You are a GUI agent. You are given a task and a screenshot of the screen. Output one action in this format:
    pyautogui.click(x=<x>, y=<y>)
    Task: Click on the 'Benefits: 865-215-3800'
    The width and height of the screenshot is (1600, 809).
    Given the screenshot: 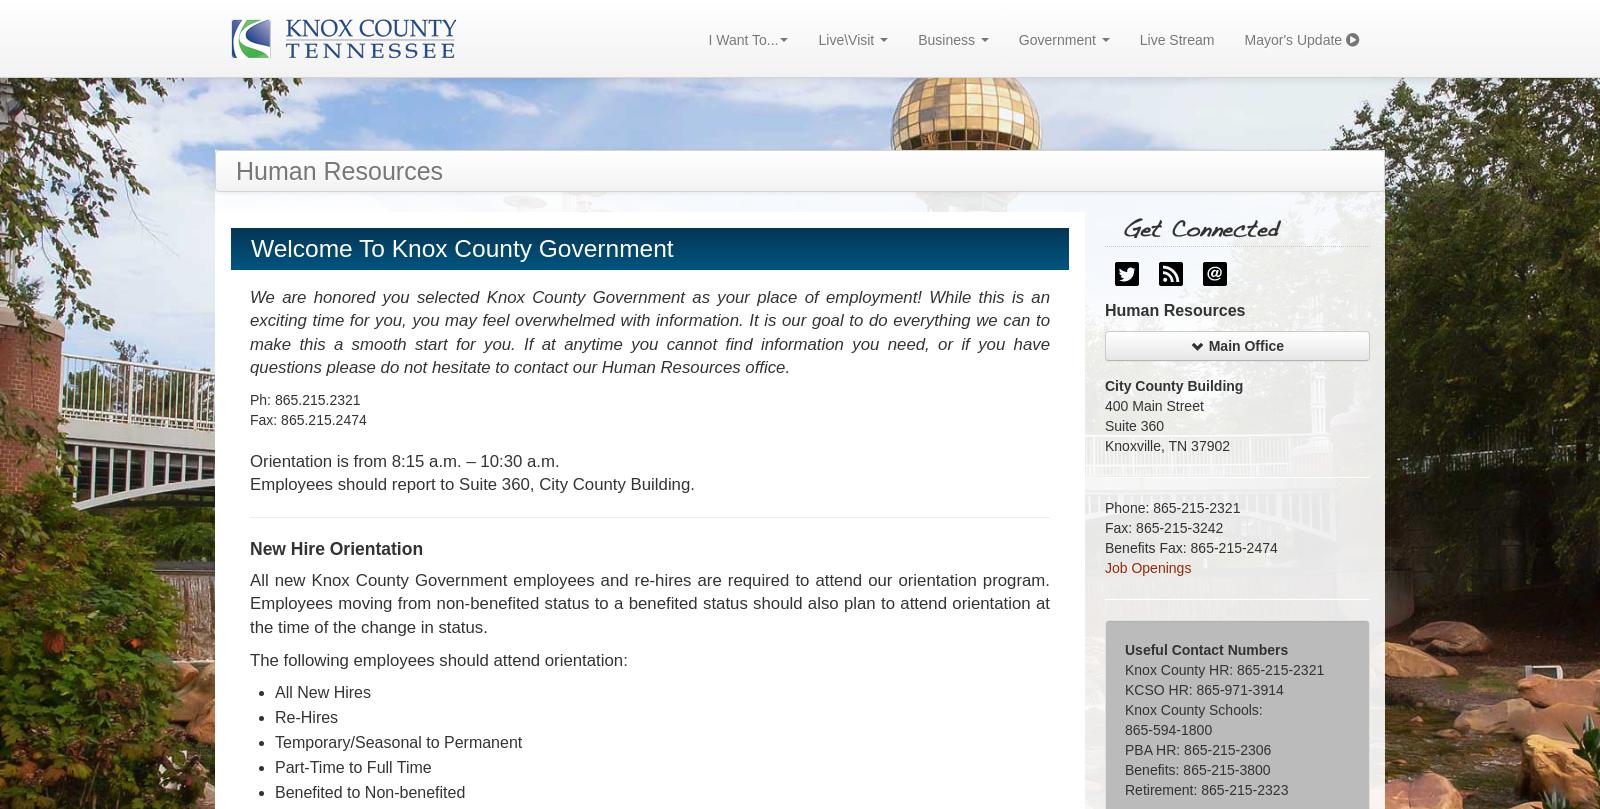 What is the action you would take?
    pyautogui.click(x=1124, y=769)
    